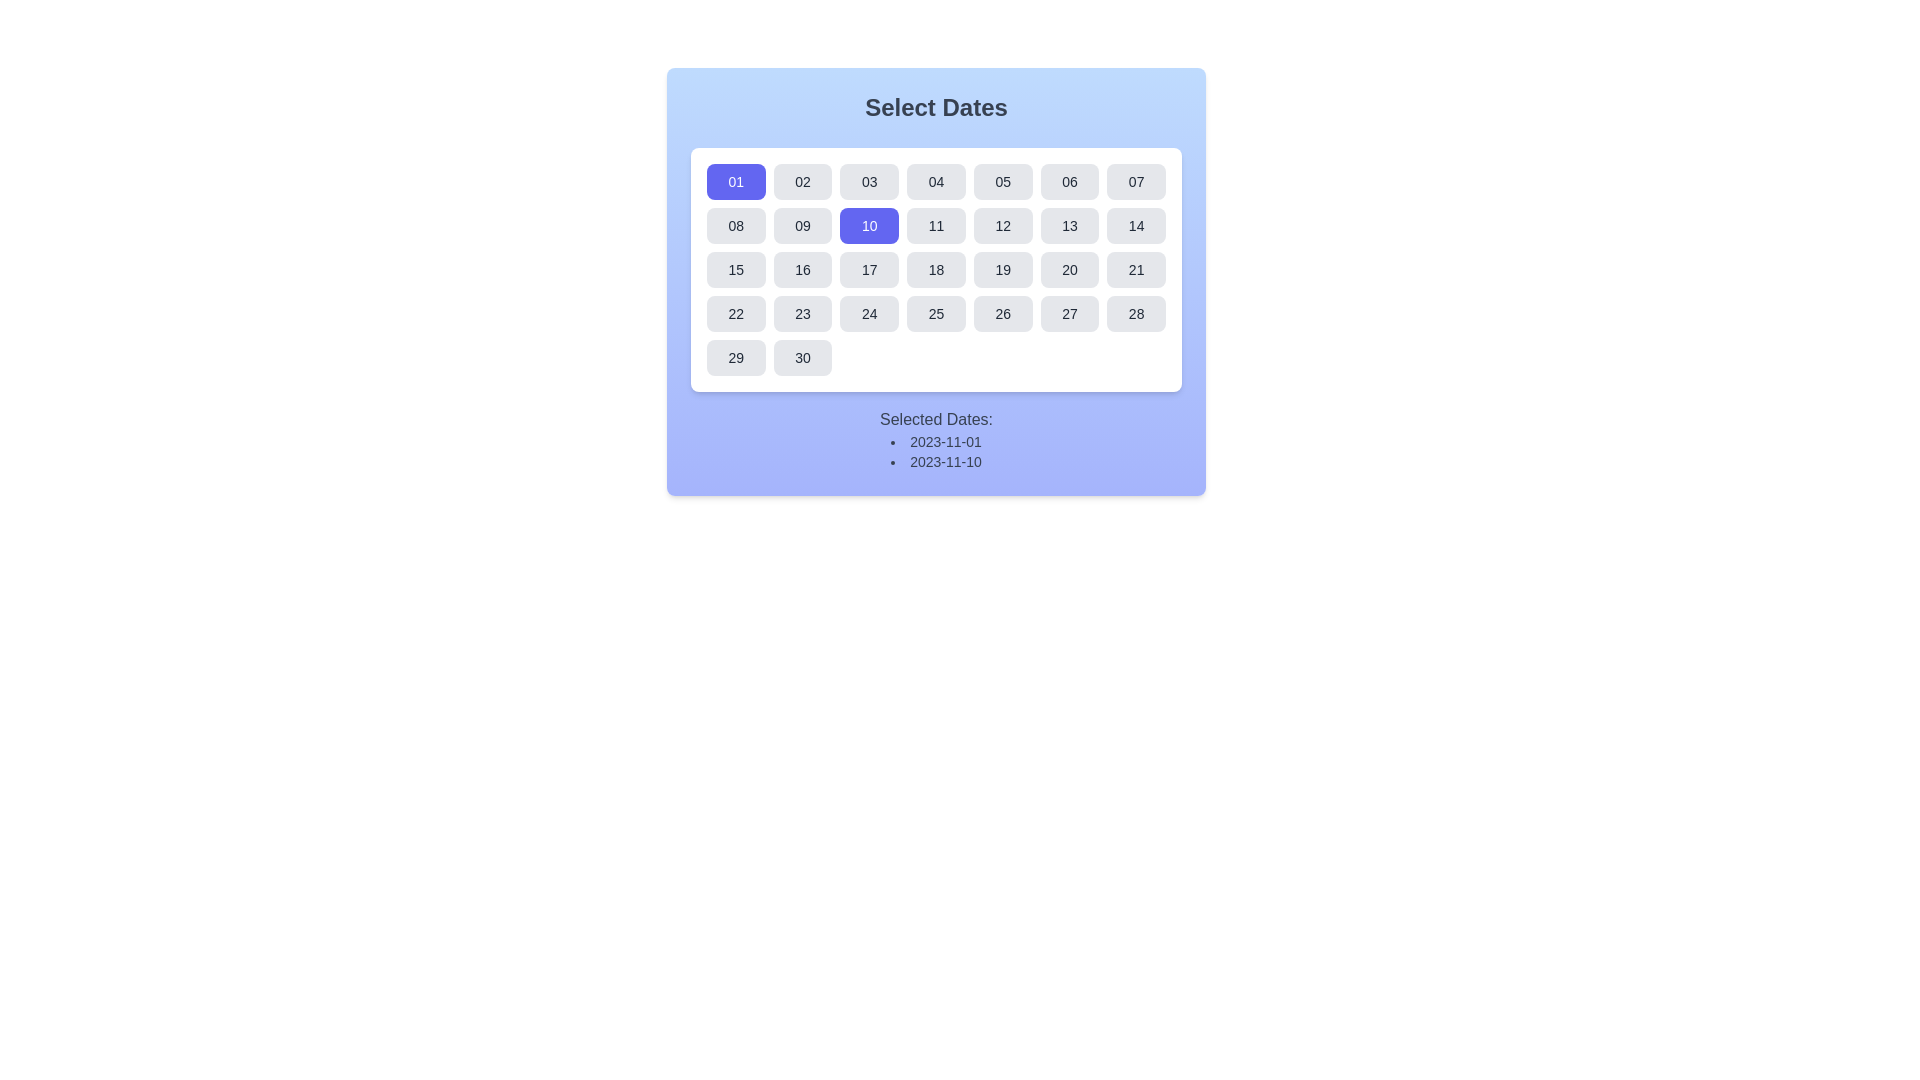  I want to click on the rounded square button labeled '14', so click(1136, 225).